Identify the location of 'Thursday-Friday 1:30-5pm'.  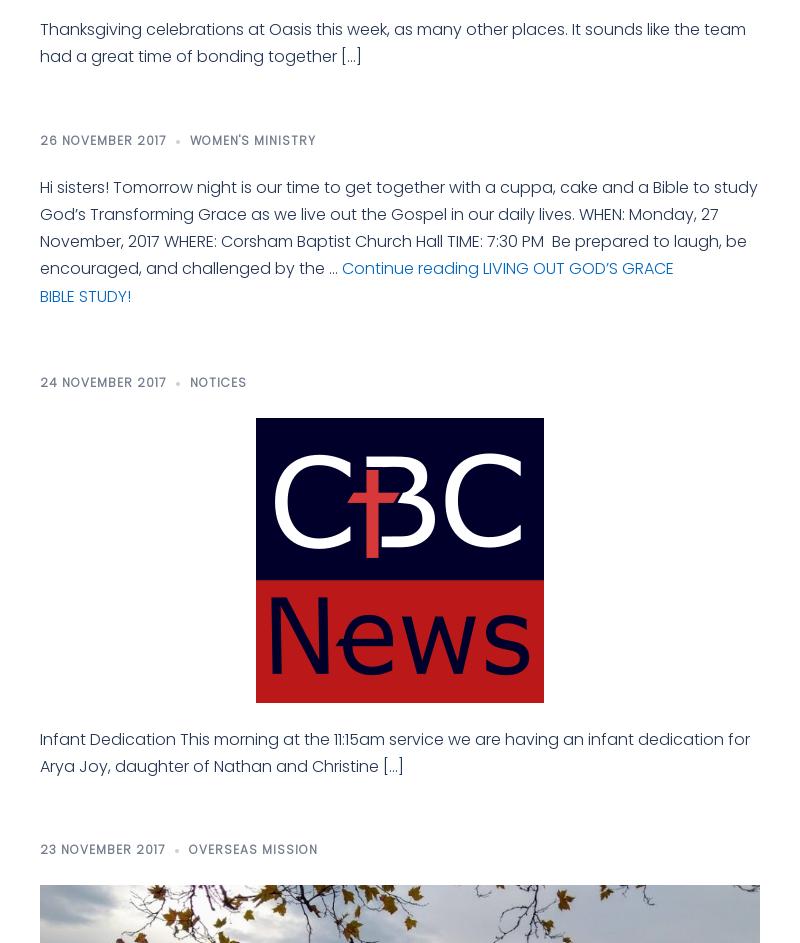
(640, 526).